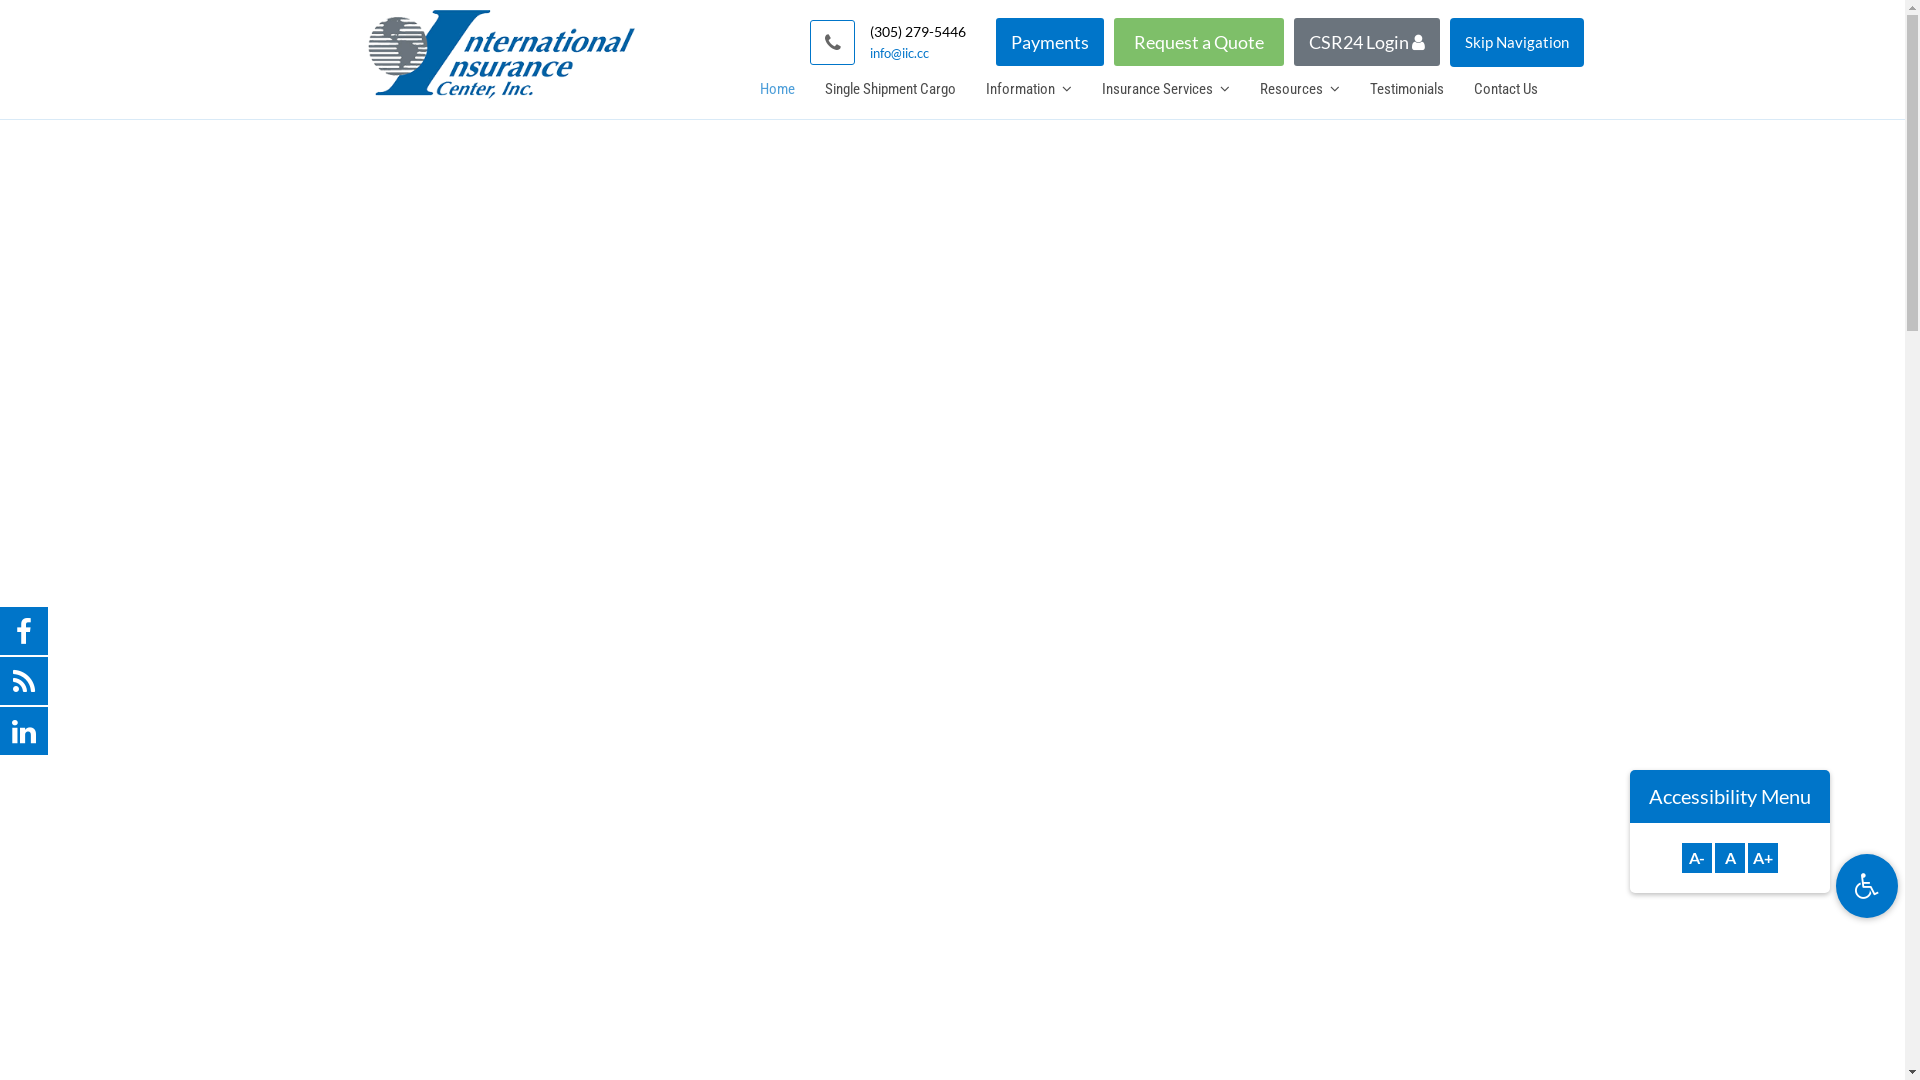  What do you see at coordinates (1762, 856) in the screenshot?
I see `'A+'` at bounding box center [1762, 856].